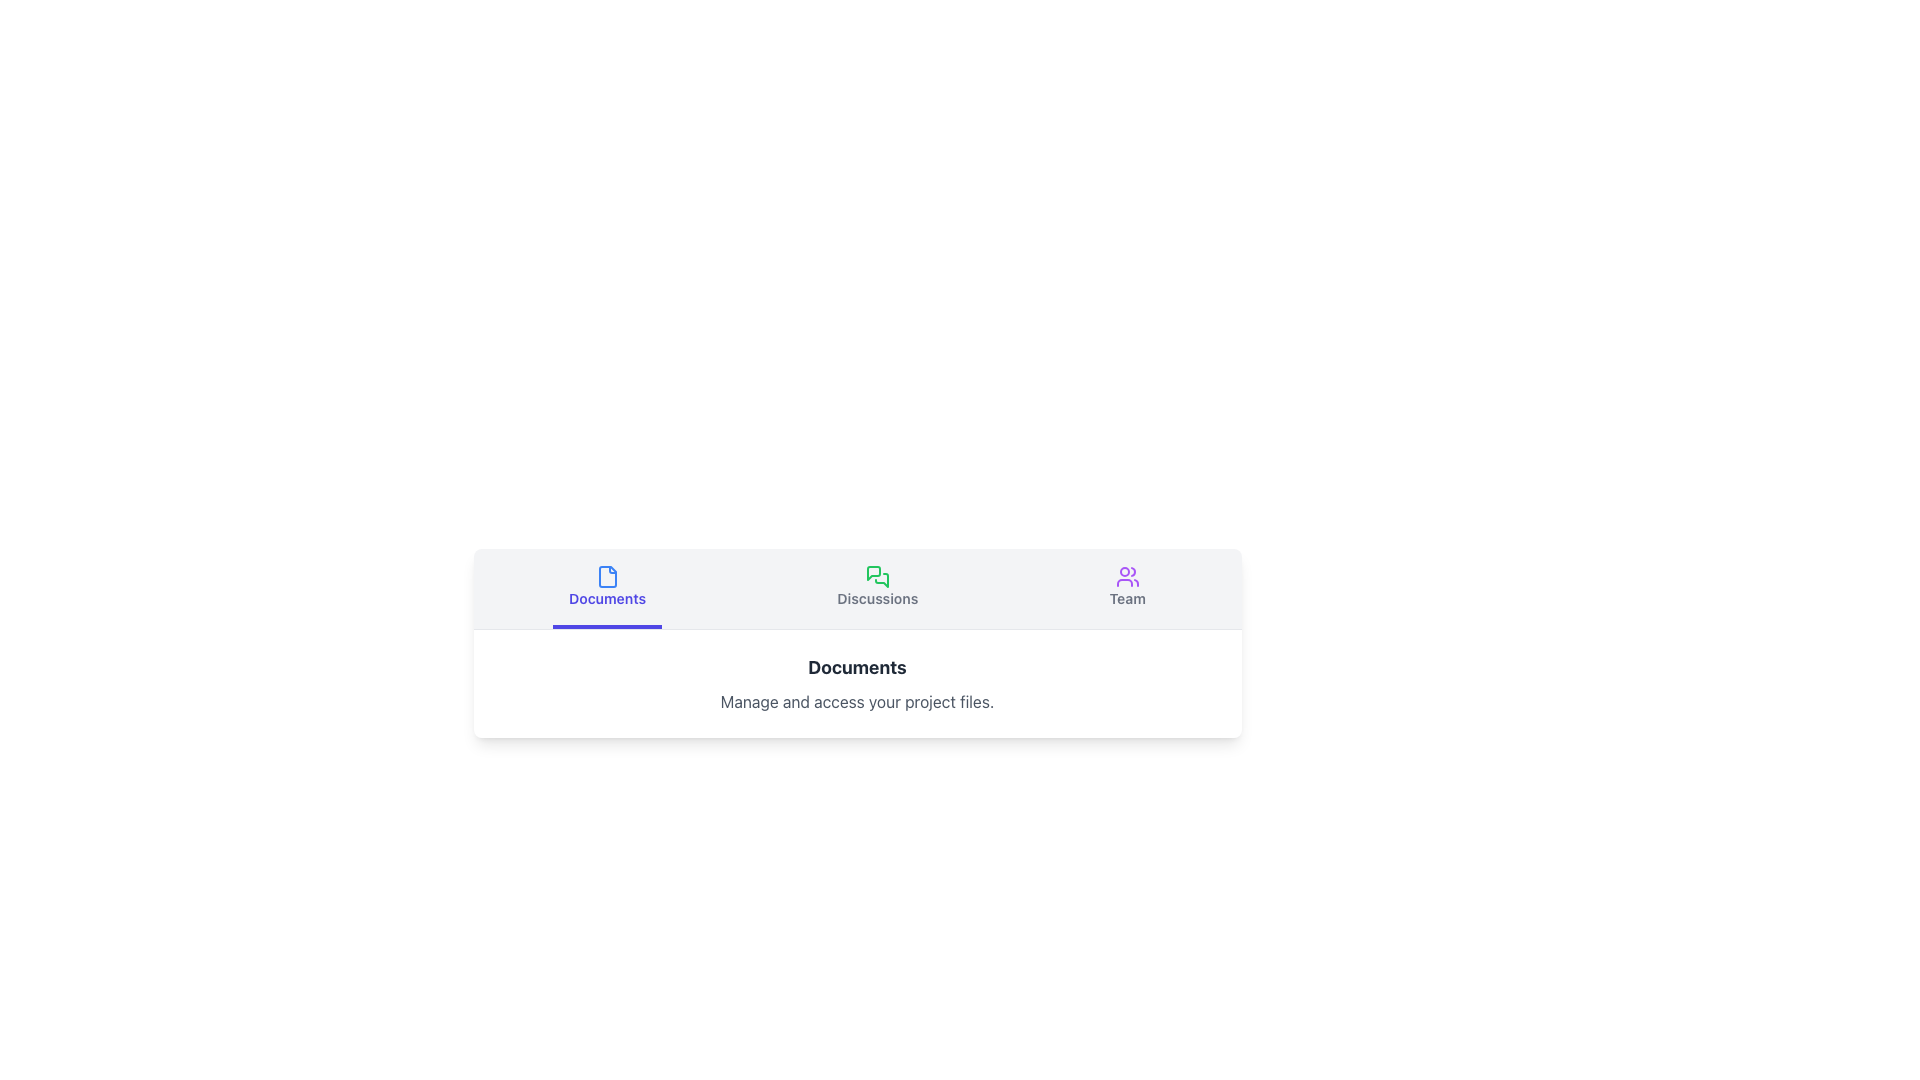  What do you see at coordinates (1127, 597) in the screenshot?
I see `the 'Team' navigation tab label` at bounding box center [1127, 597].